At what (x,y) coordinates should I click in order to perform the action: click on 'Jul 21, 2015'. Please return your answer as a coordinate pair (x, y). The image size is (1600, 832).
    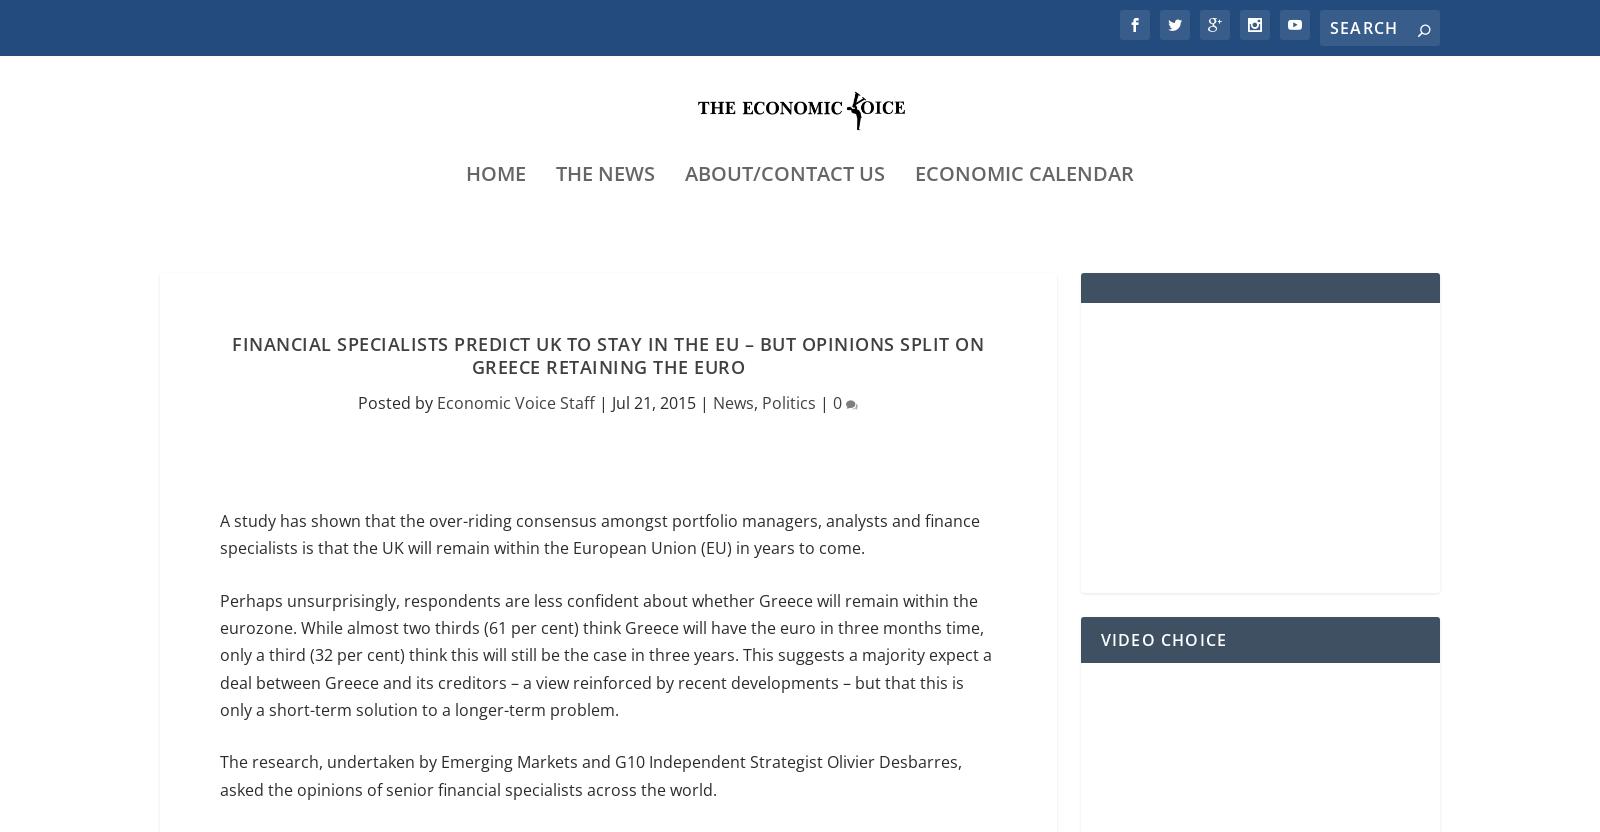
    Looking at the image, I should click on (654, 404).